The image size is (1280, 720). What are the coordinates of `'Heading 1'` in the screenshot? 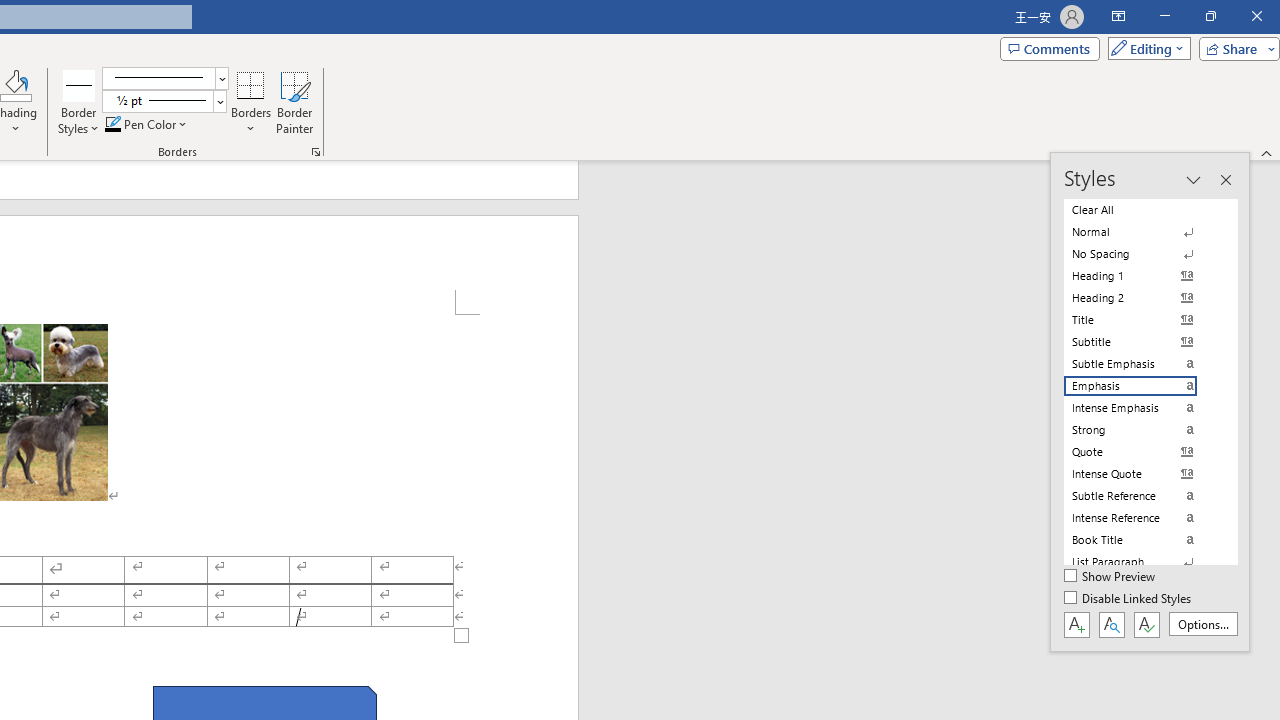 It's located at (1142, 276).